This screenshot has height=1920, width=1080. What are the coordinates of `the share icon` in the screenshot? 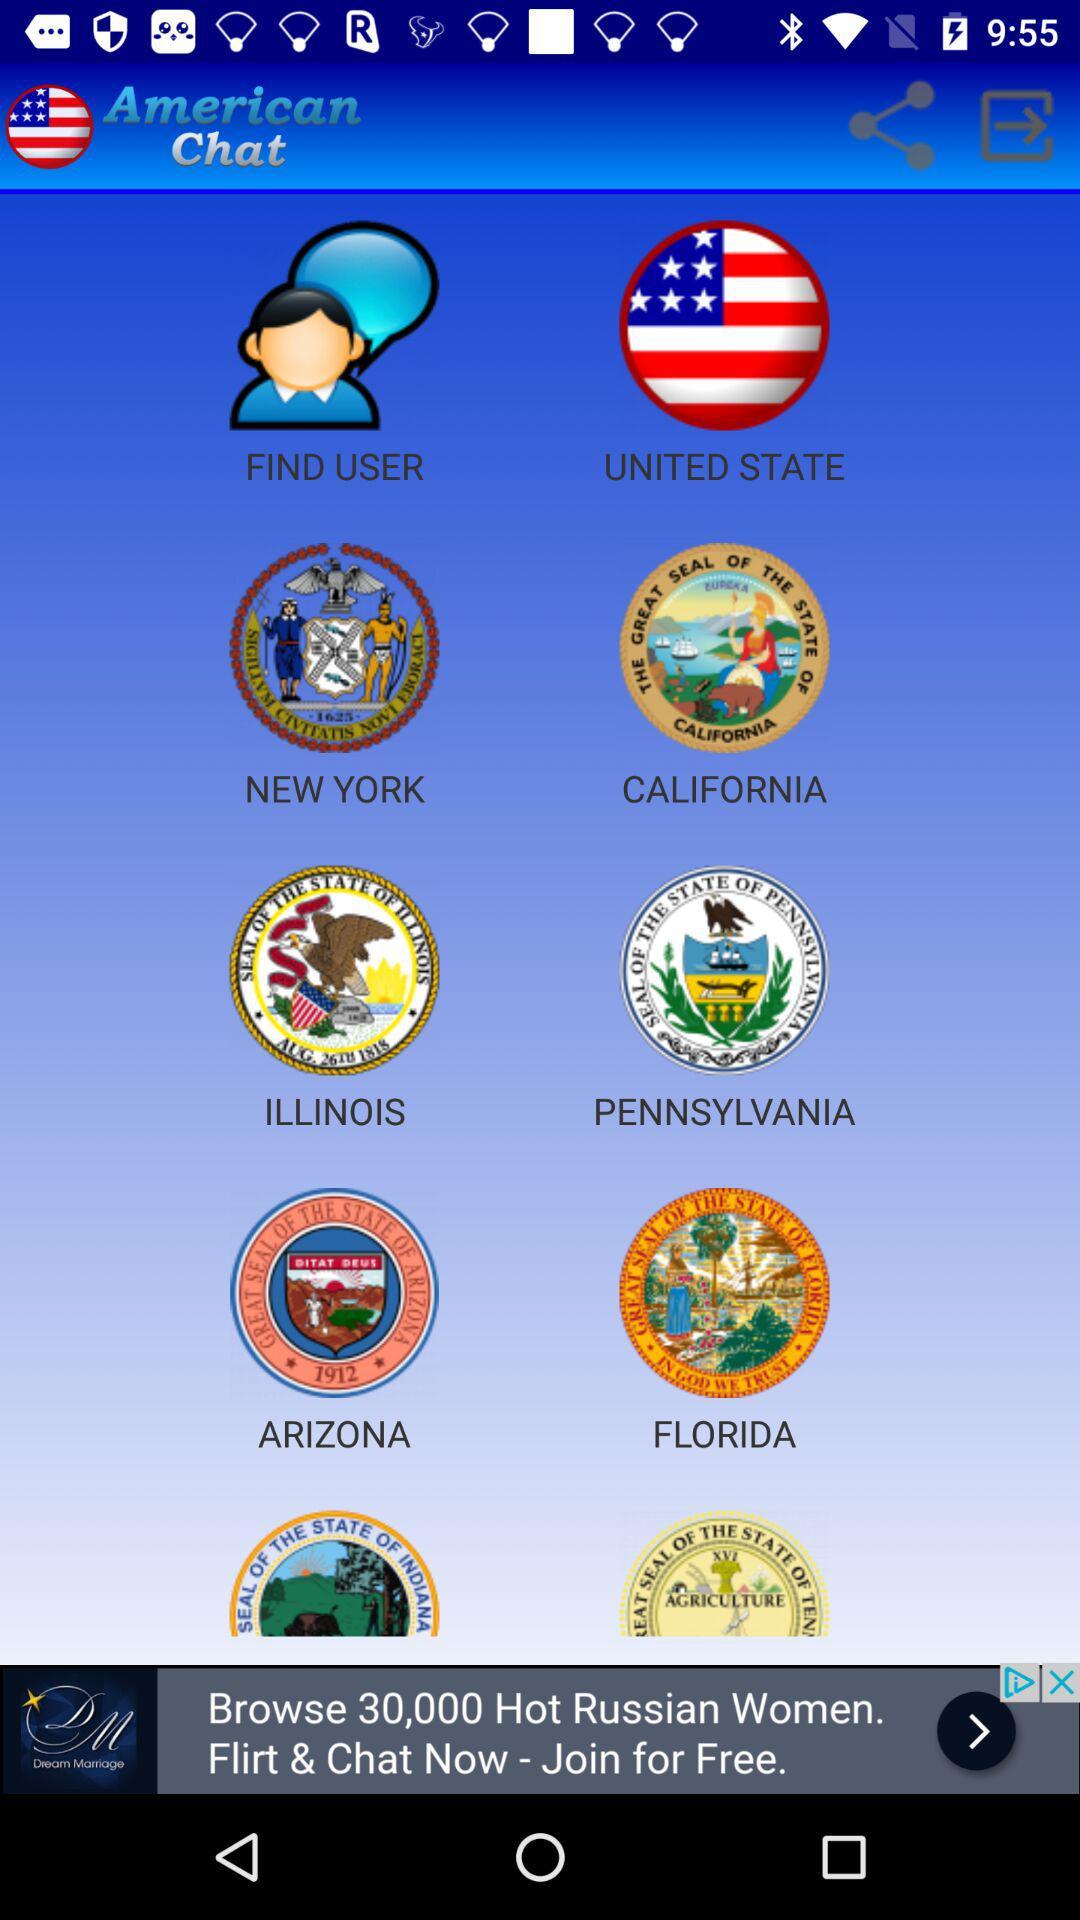 It's located at (890, 124).